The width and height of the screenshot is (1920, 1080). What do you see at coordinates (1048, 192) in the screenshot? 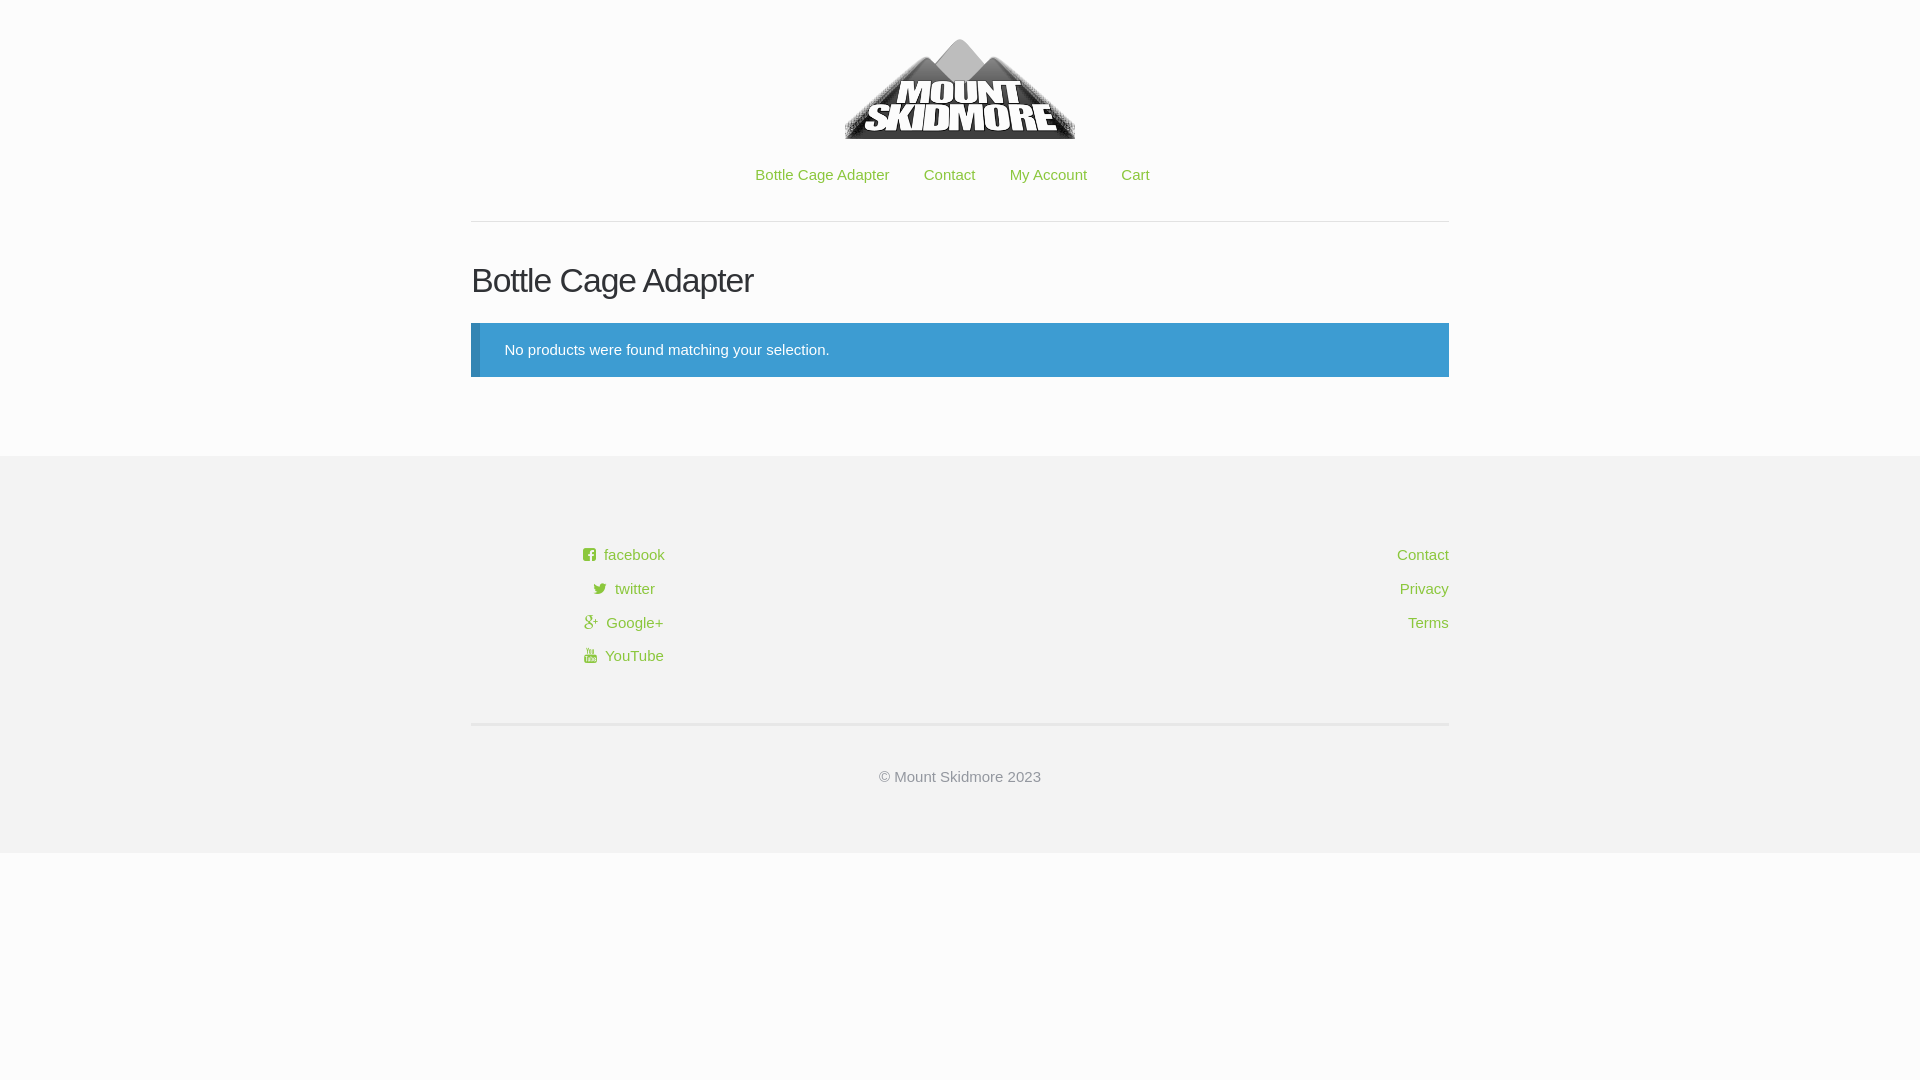
I see `'My Account'` at bounding box center [1048, 192].